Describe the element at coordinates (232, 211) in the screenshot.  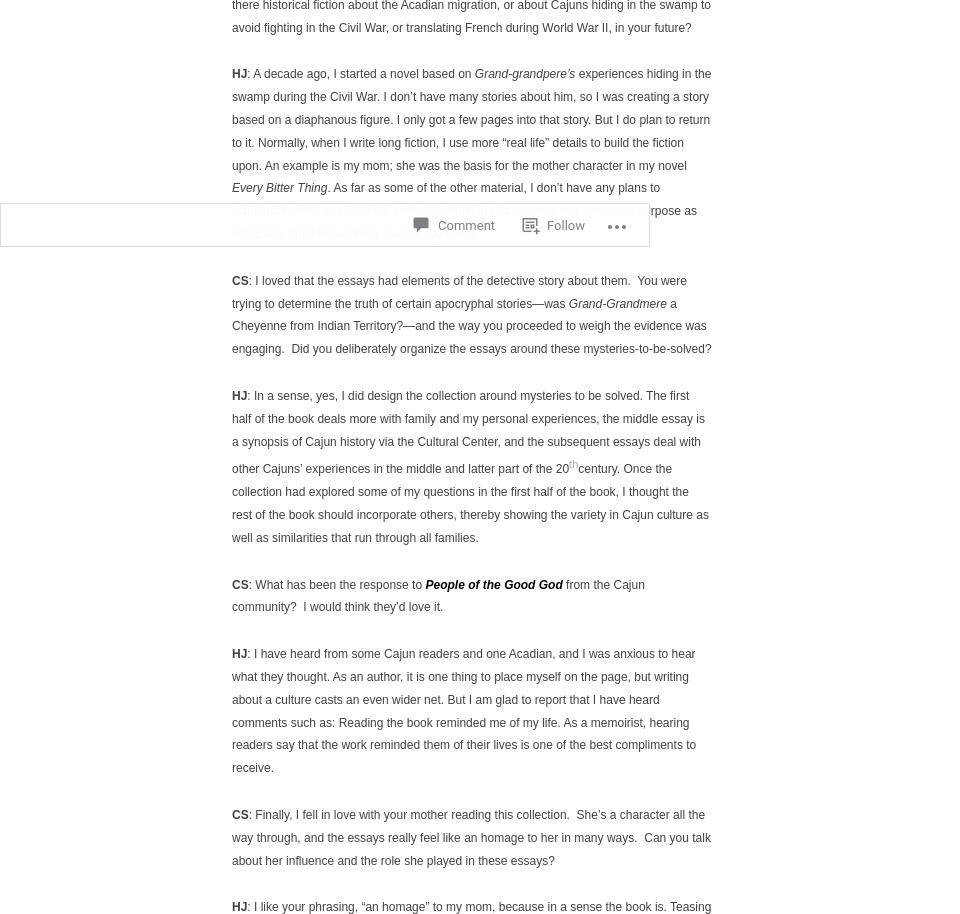
I see `'. As far as some of the other material, I don’t have any plans to fictionalize them. At this point, I feel as if most of that material has served its purpose as nonfiction. But I know better than to say never.'` at that location.